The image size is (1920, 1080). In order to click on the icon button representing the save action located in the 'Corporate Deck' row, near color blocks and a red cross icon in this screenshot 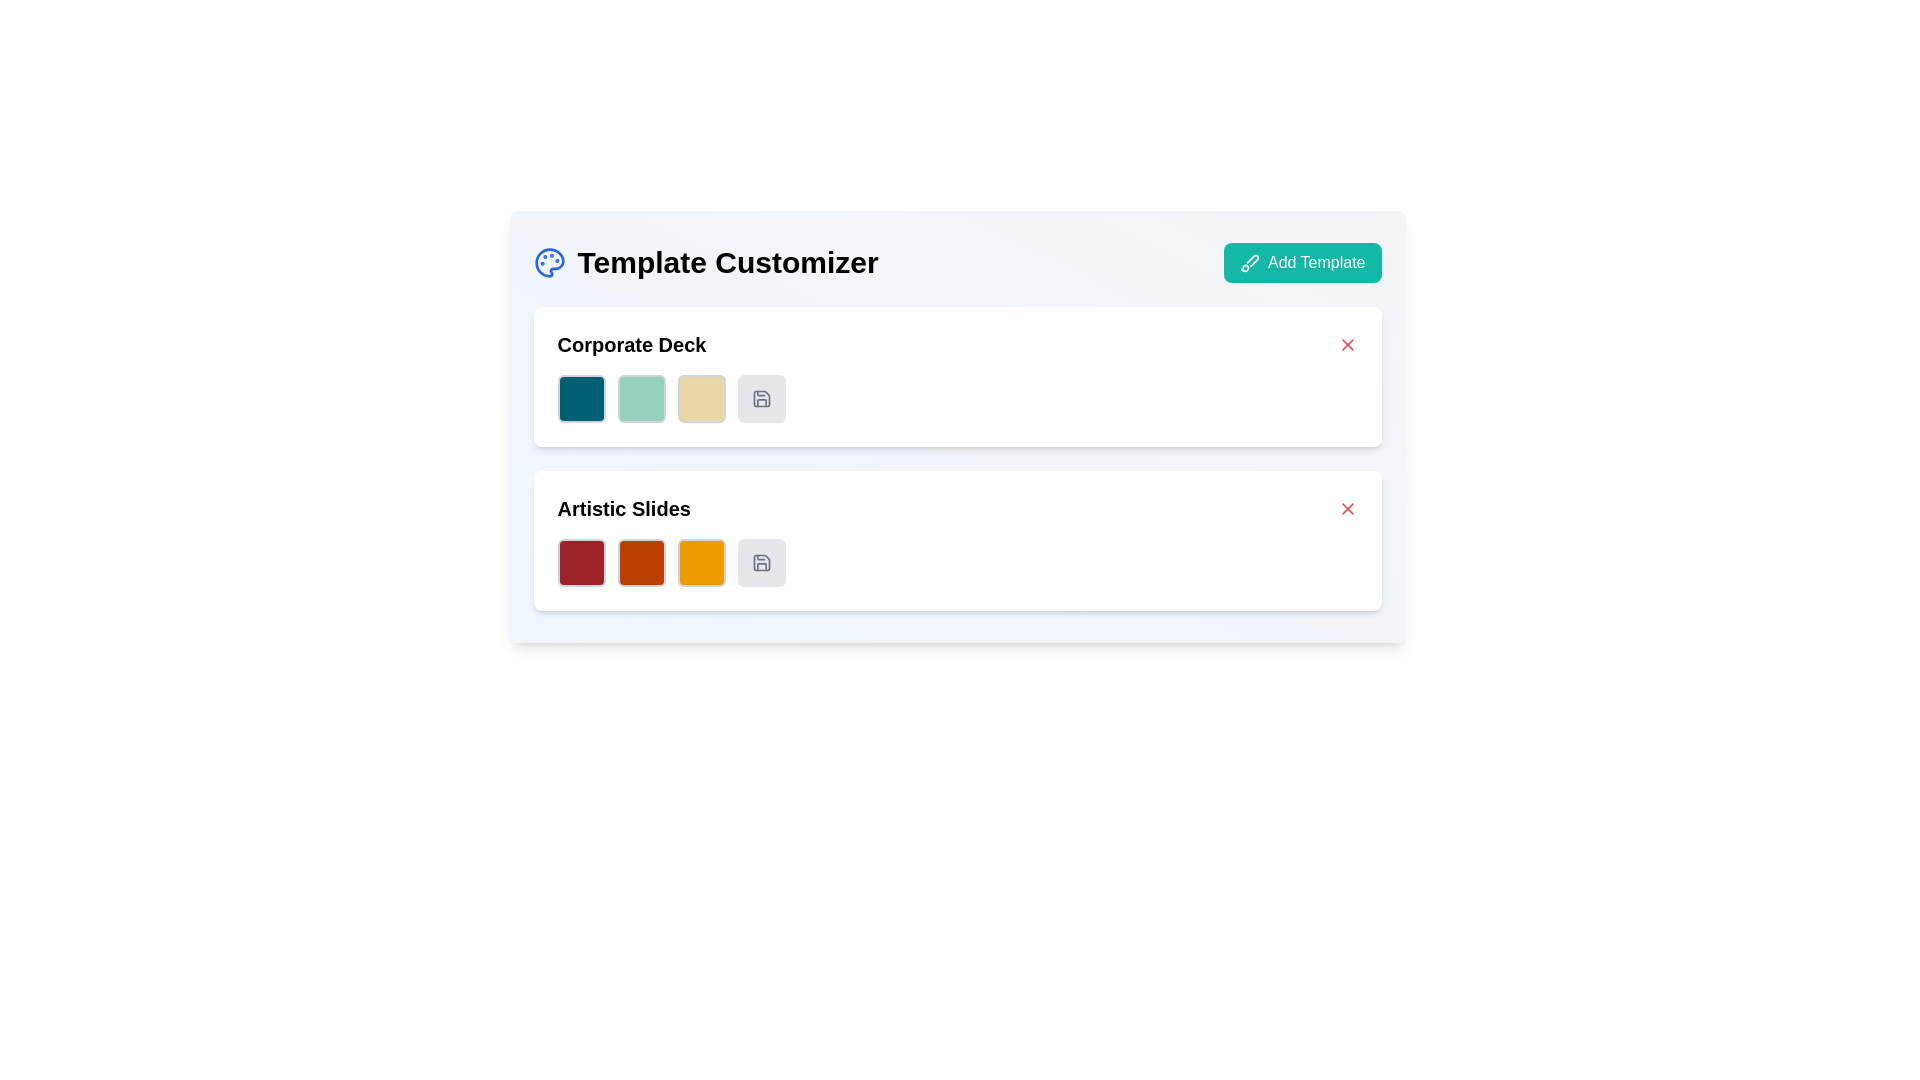, I will do `click(760, 398)`.